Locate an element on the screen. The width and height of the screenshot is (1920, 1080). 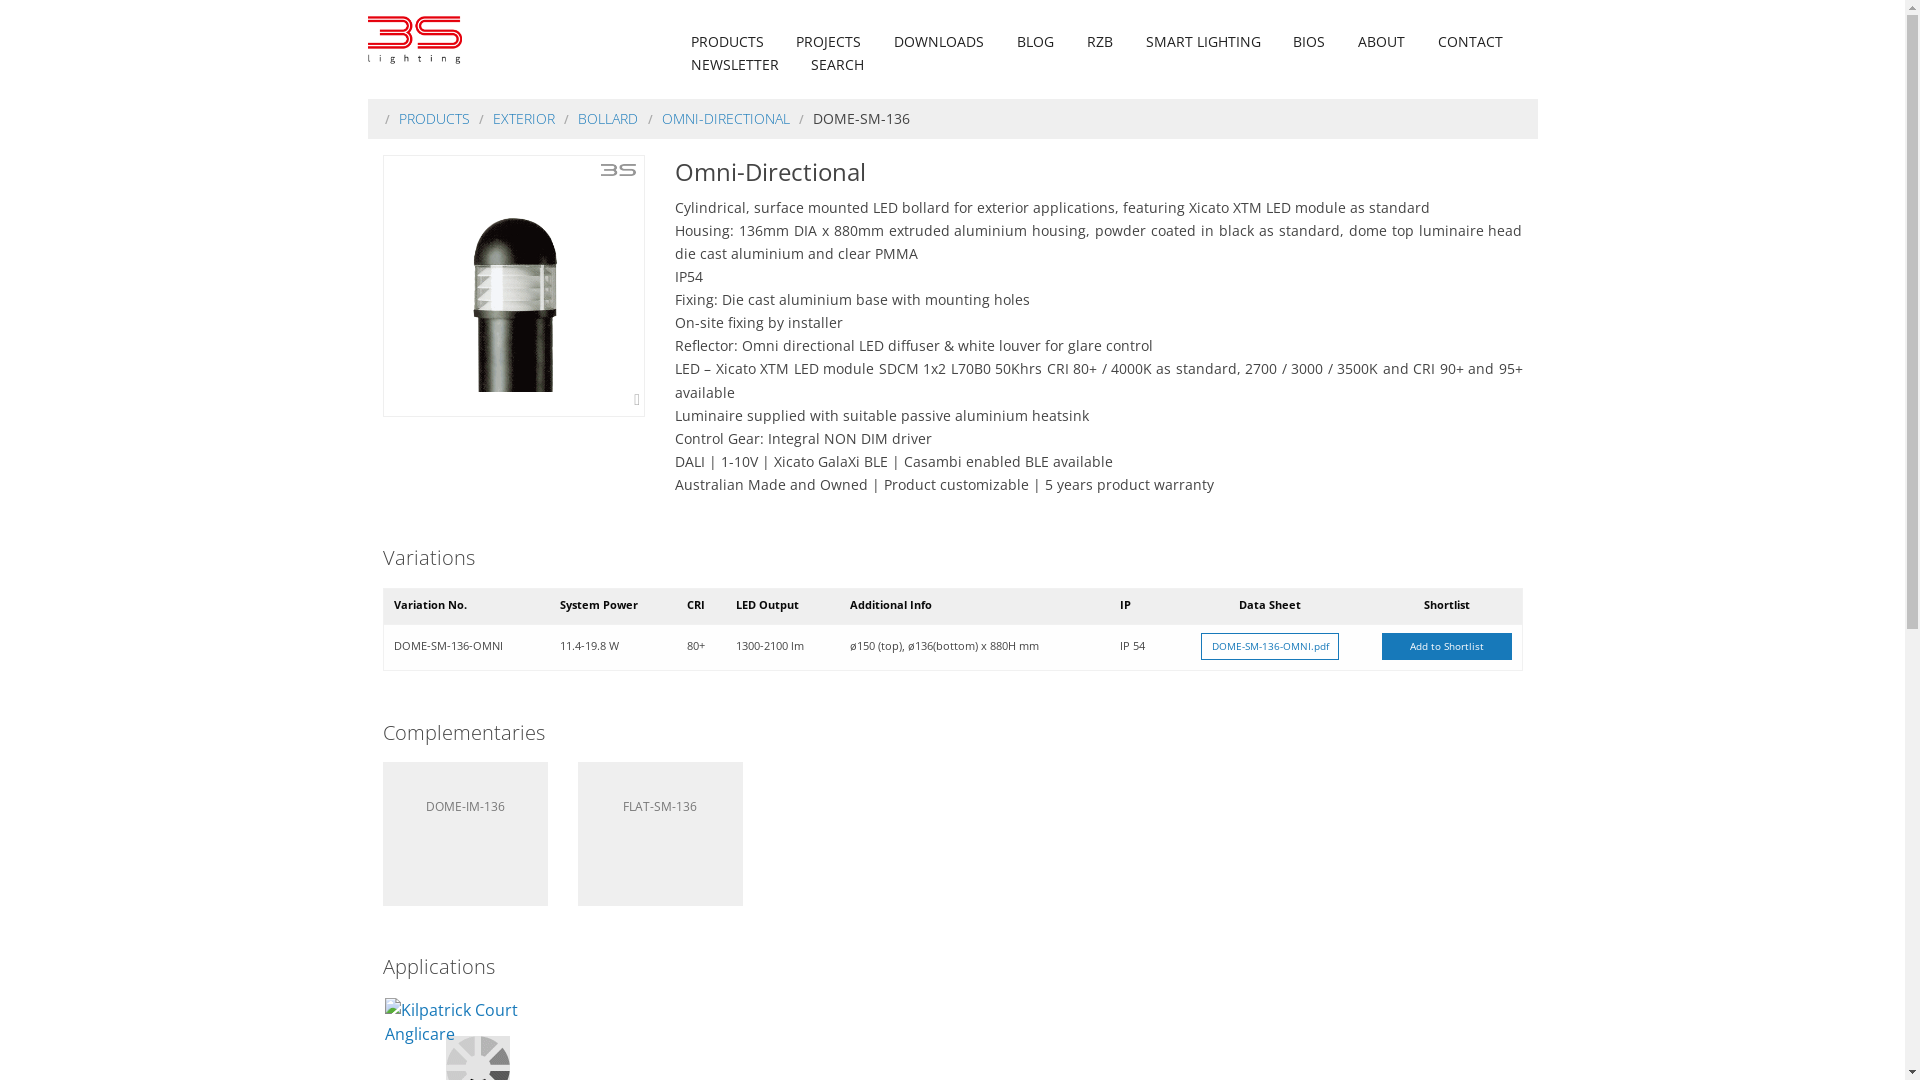
'NEWSLETTER' is located at coordinates (733, 63).